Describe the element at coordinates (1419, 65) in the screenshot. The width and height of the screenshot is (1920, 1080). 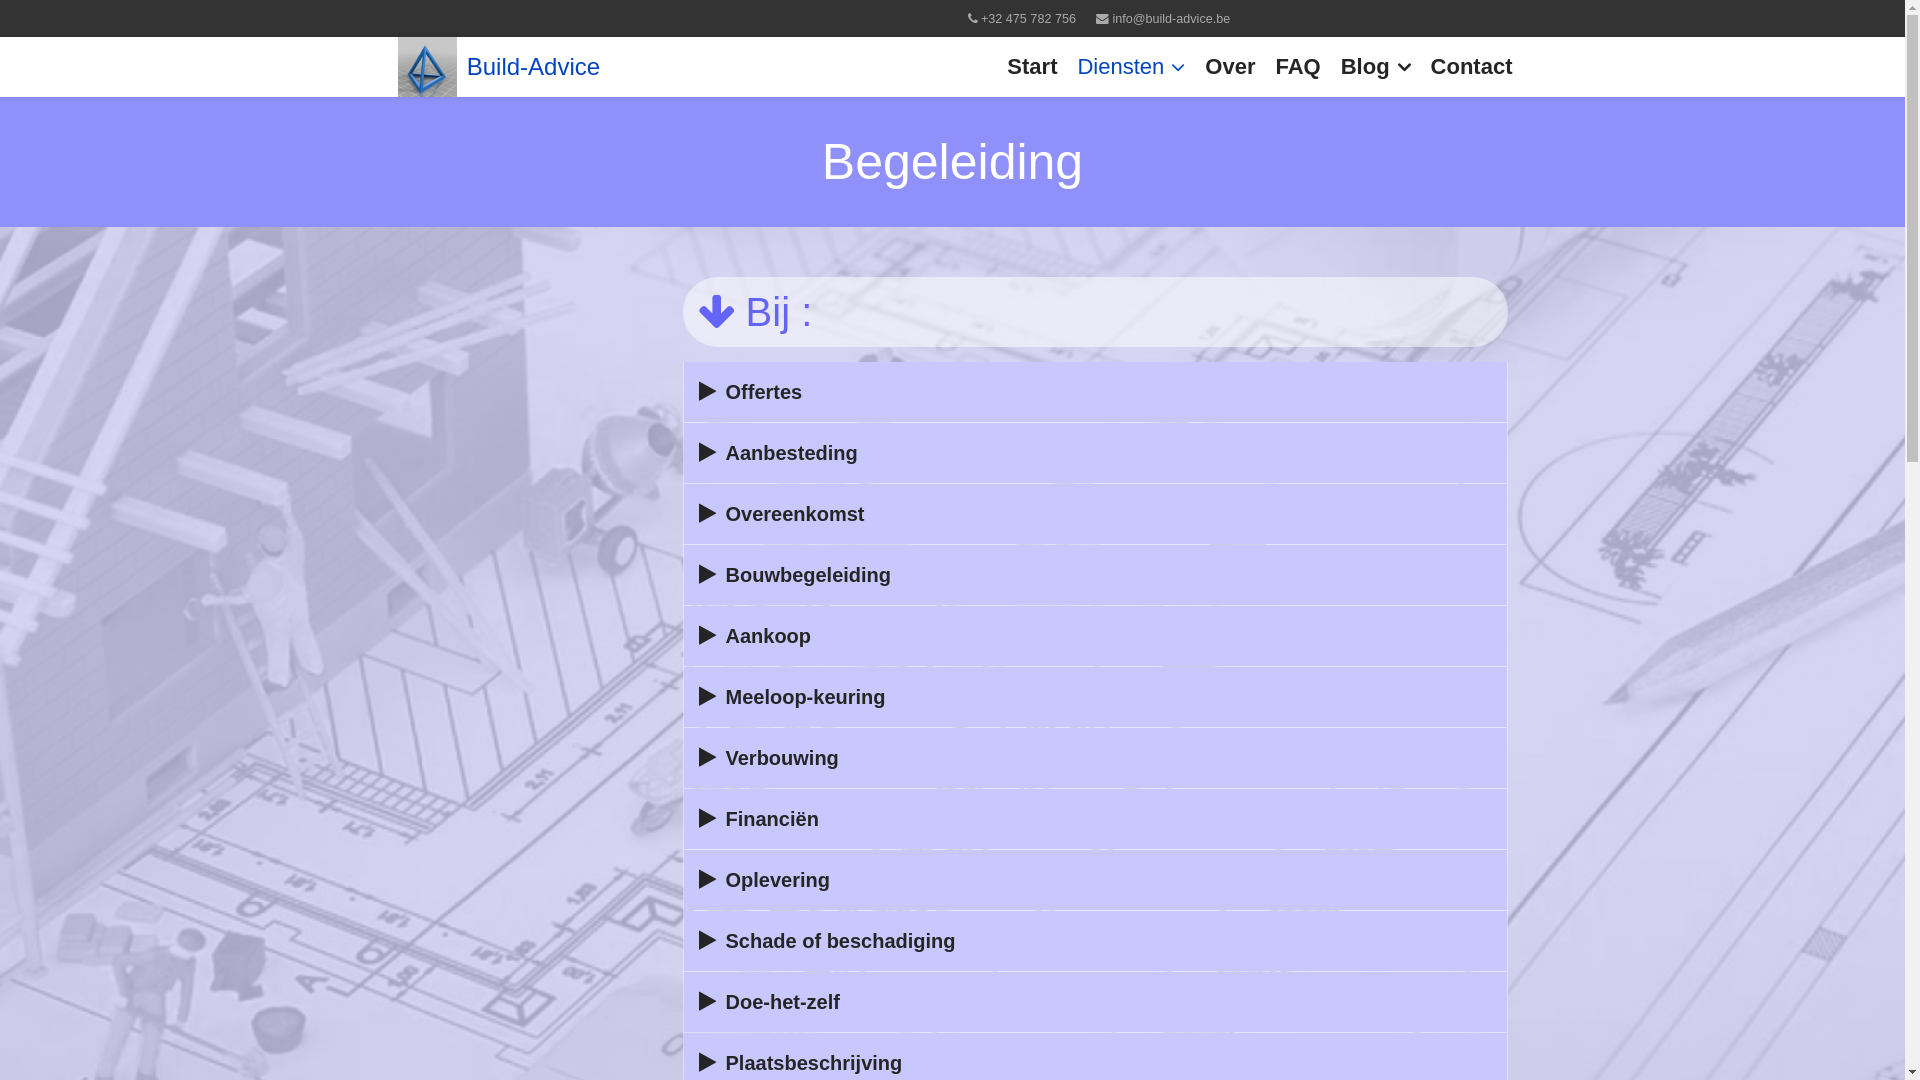
I see `'Contact'` at that location.